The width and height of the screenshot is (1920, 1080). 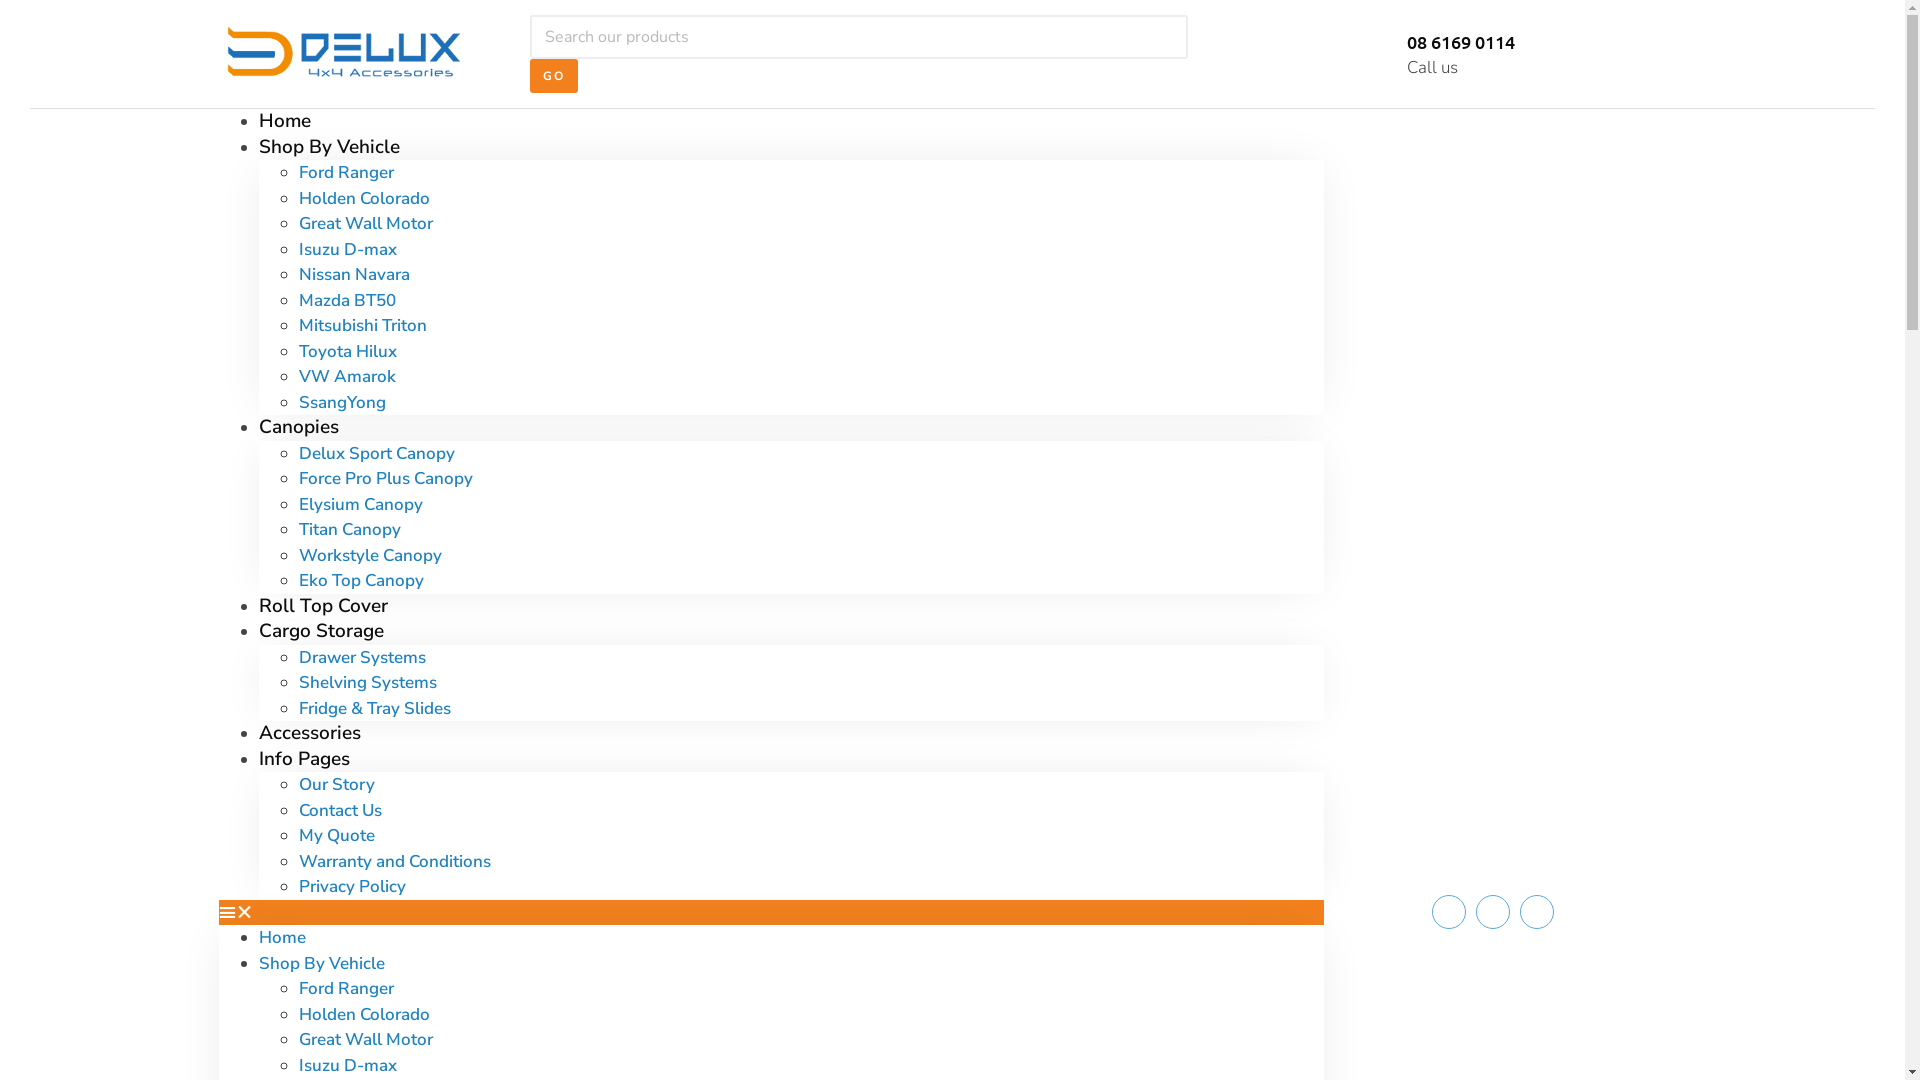 What do you see at coordinates (339, 808) in the screenshot?
I see `'Contact Us'` at bounding box center [339, 808].